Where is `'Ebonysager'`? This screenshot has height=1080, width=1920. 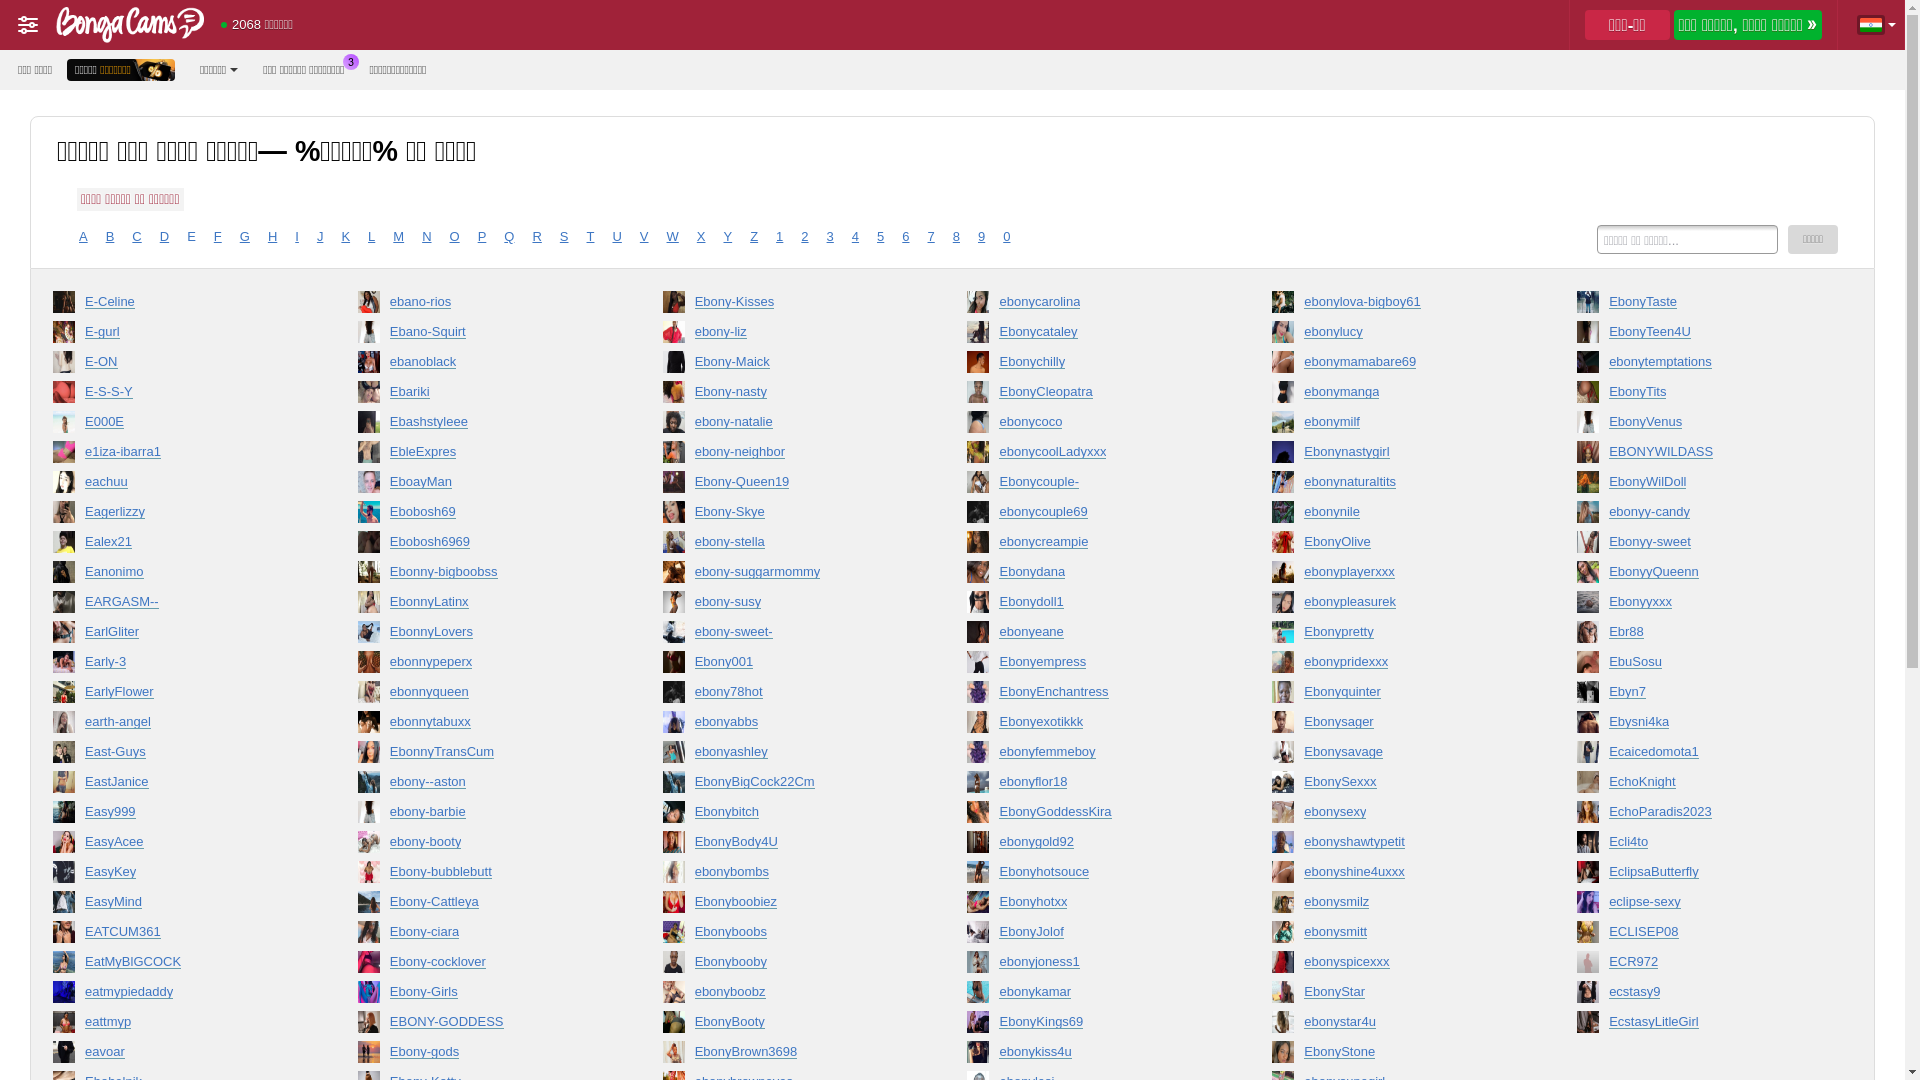
'Ebonysager' is located at coordinates (1395, 725).